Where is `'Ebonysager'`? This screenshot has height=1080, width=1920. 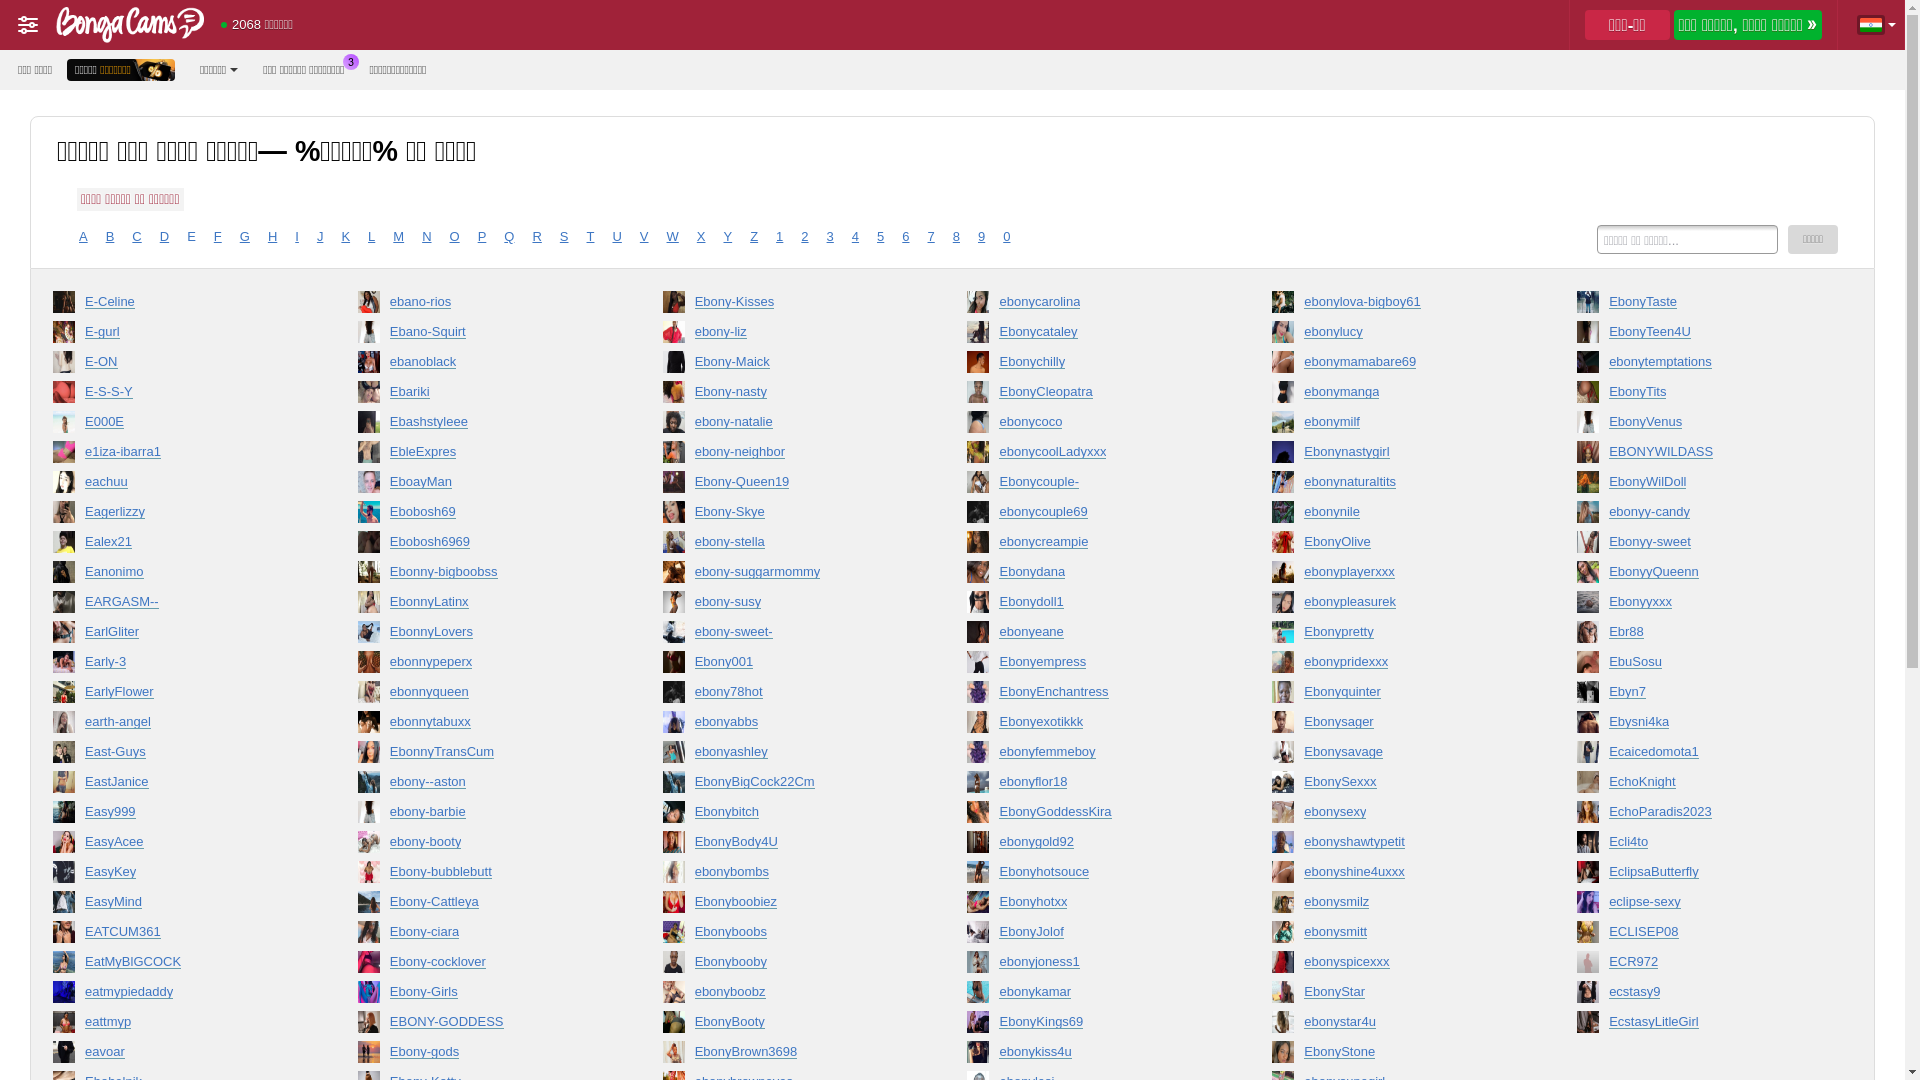
'Ebonysager' is located at coordinates (1395, 725).